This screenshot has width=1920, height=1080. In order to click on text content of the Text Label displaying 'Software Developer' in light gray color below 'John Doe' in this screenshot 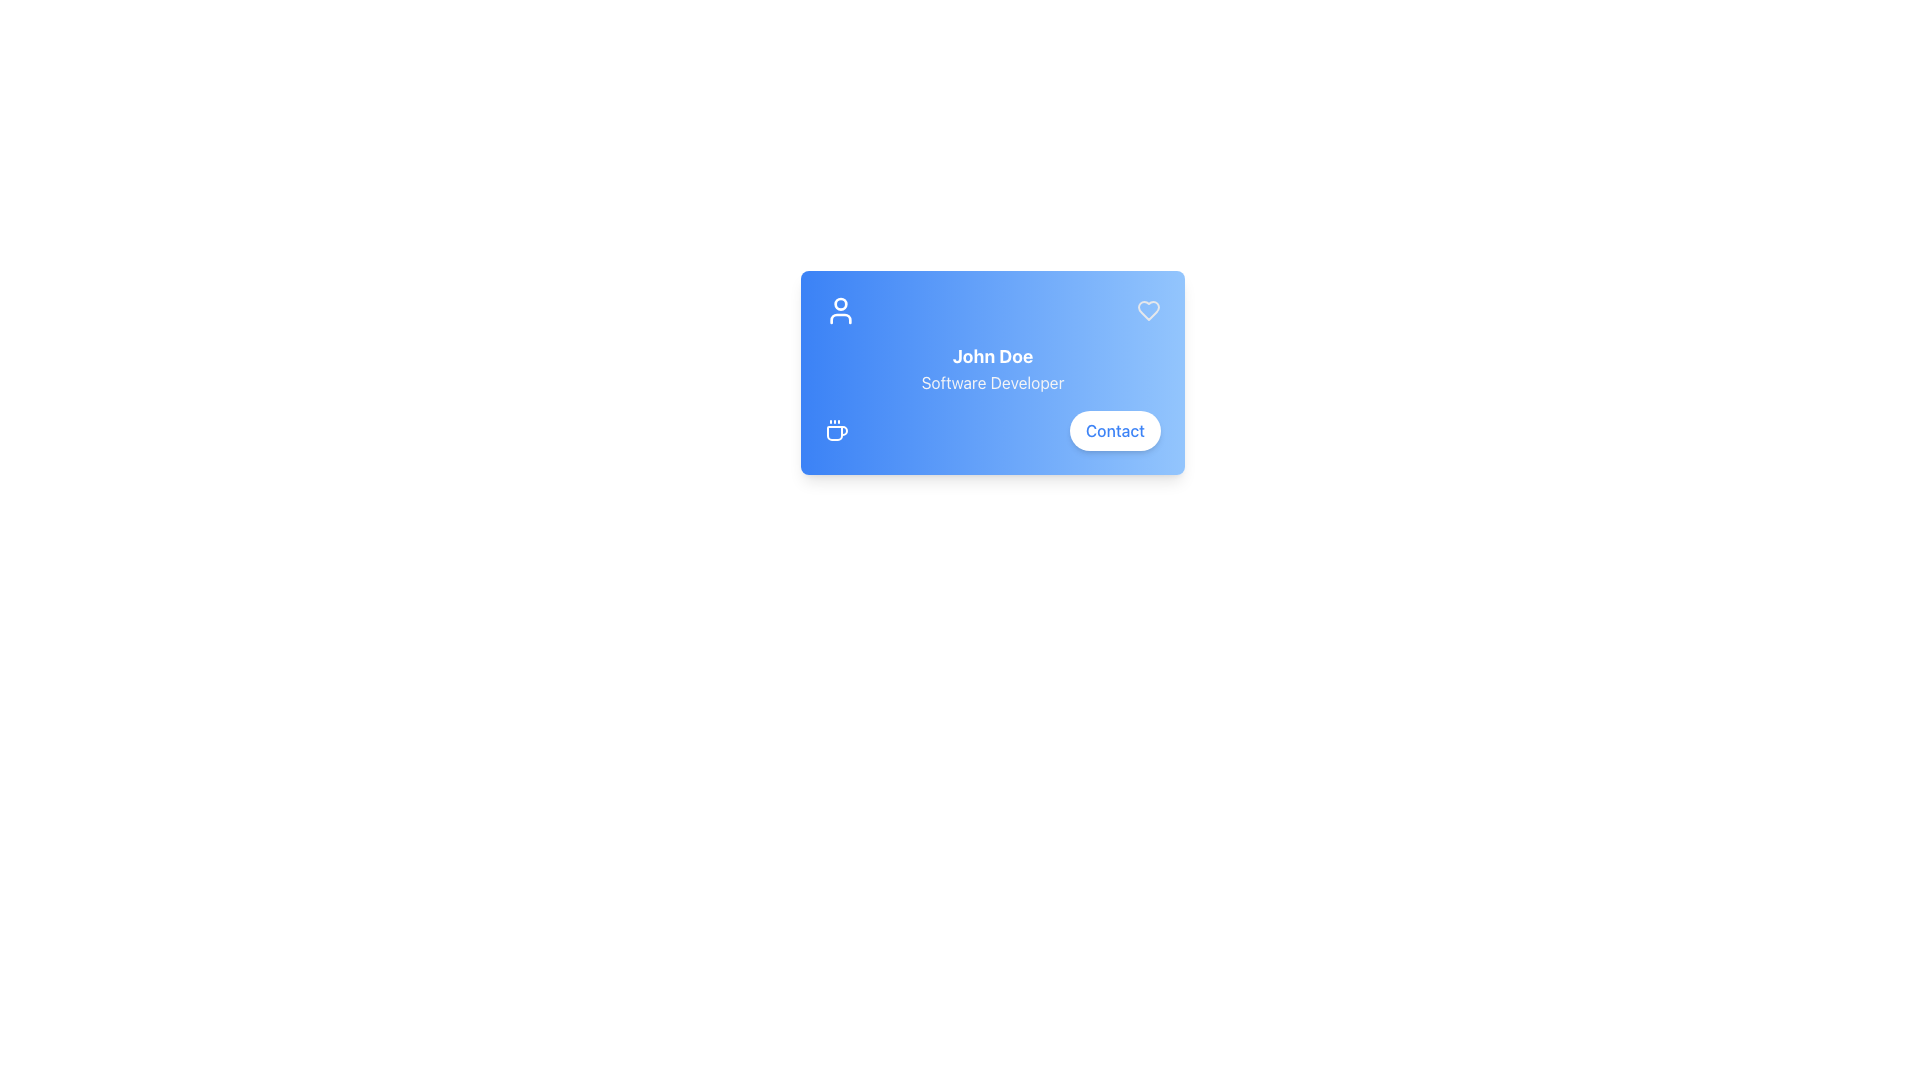, I will do `click(993, 382)`.